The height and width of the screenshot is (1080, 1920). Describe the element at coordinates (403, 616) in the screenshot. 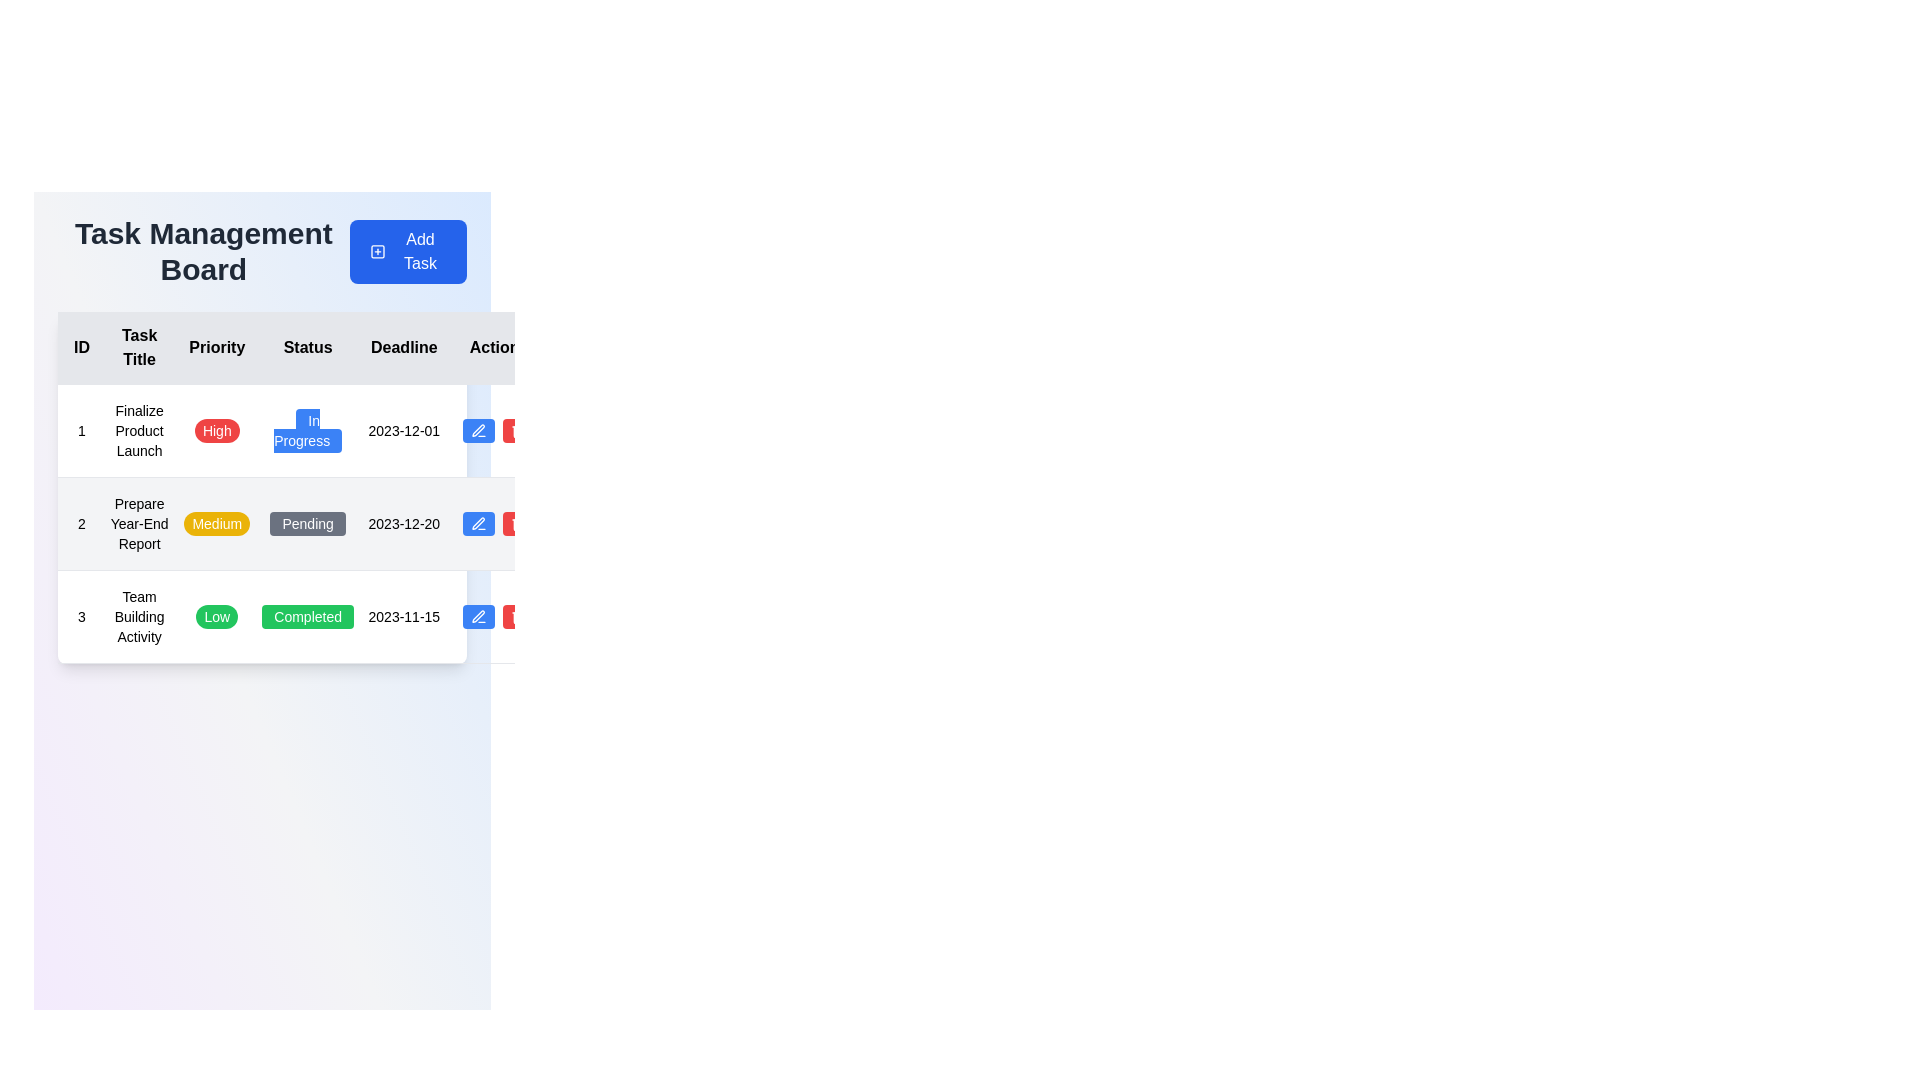

I see `the text label displaying the deadline date for the 'Team Building Activity' task, located in the third row under the 'Deadline' column` at that location.